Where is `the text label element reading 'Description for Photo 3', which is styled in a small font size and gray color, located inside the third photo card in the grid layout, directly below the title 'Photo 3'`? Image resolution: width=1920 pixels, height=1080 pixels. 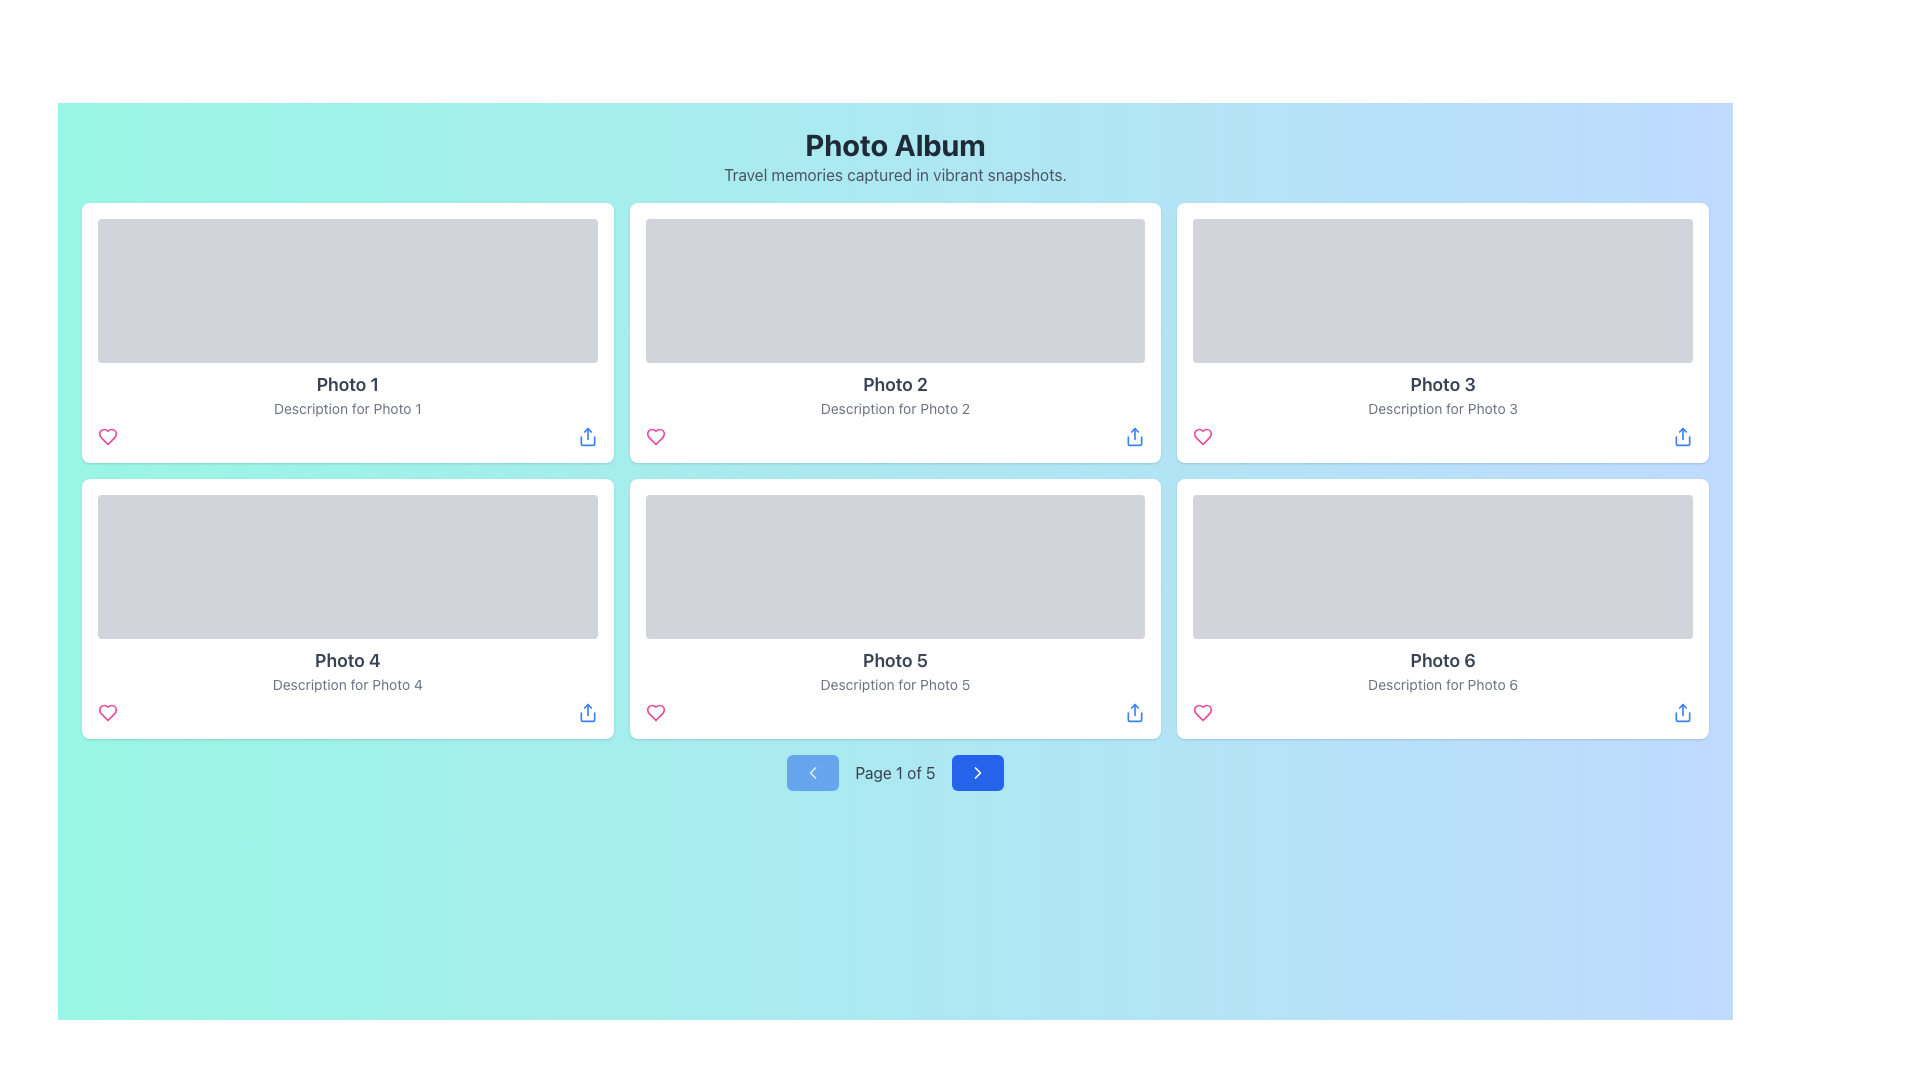
the text label element reading 'Description for Photo 3', which is styled in a small font size and gray color, located inside the third photo card in the grid layout, directly below the title 'Photo 3' is located at coordinates (1443, 407).